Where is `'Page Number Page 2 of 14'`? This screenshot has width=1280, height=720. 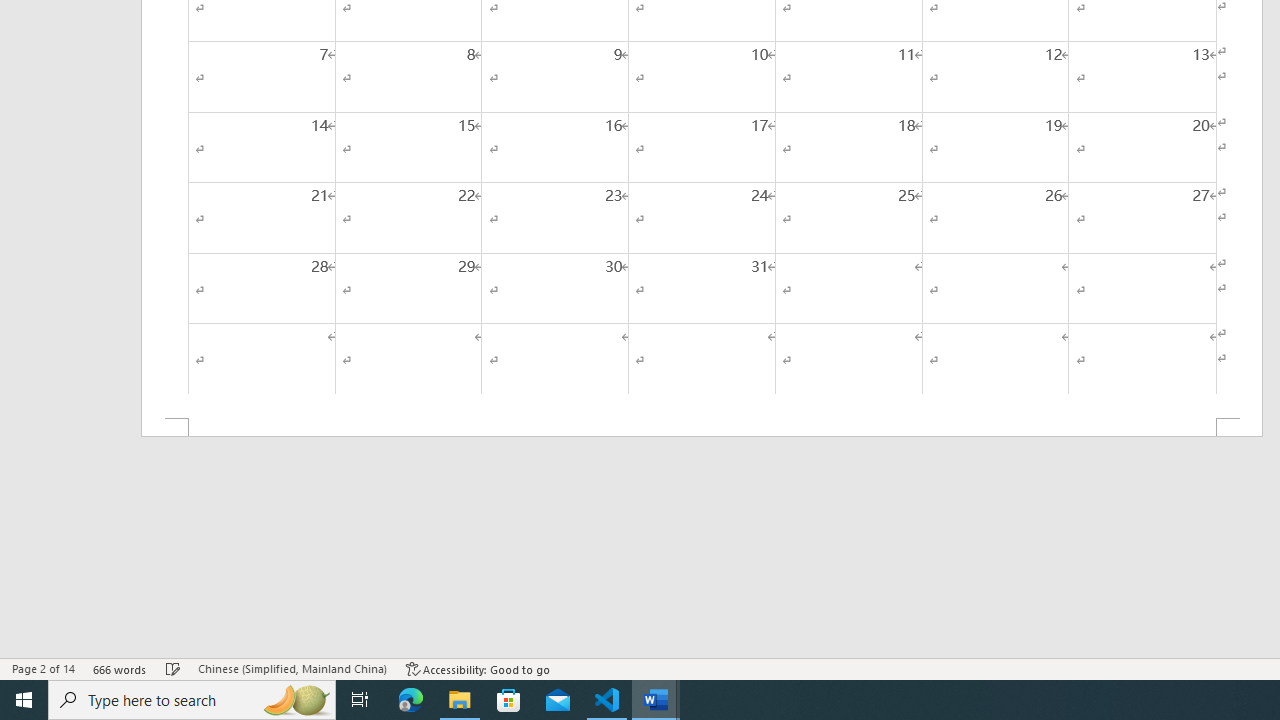
'Page Number Page 2 of 14' is located at coordinates (43, 669).